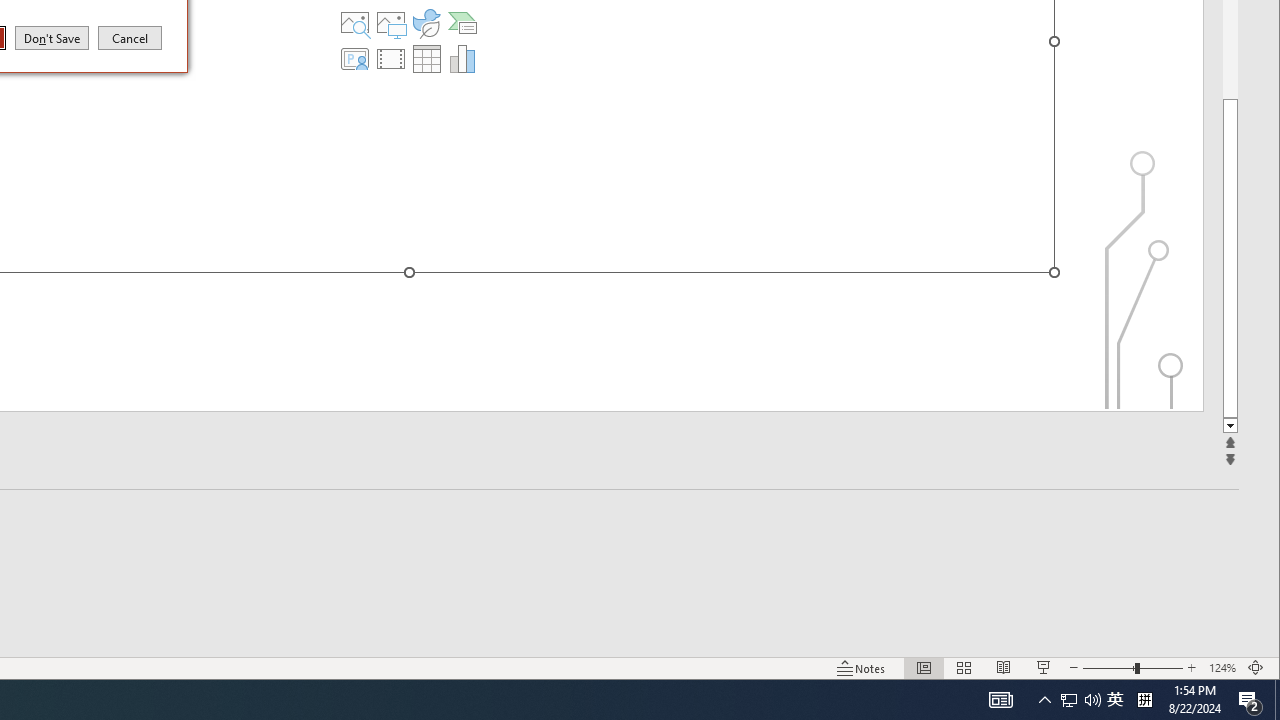 The height and width of the screenshot is (720, 1280). What do you see at coordinates (1000, 698) in the screenshot?
I see `'AutomationID: 4105'` at bounding box center [1000, 698].